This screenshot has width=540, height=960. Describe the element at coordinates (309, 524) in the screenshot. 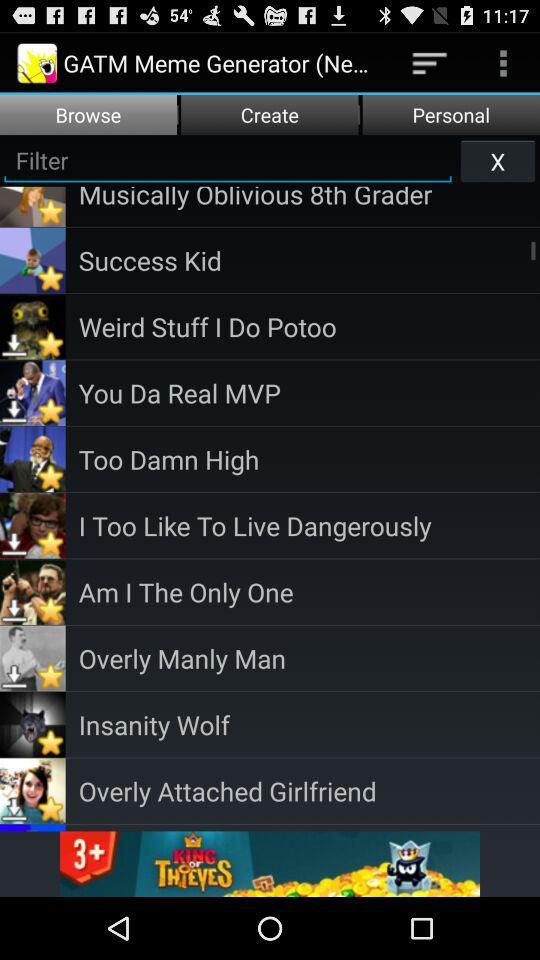

I see `i too like` at that location.